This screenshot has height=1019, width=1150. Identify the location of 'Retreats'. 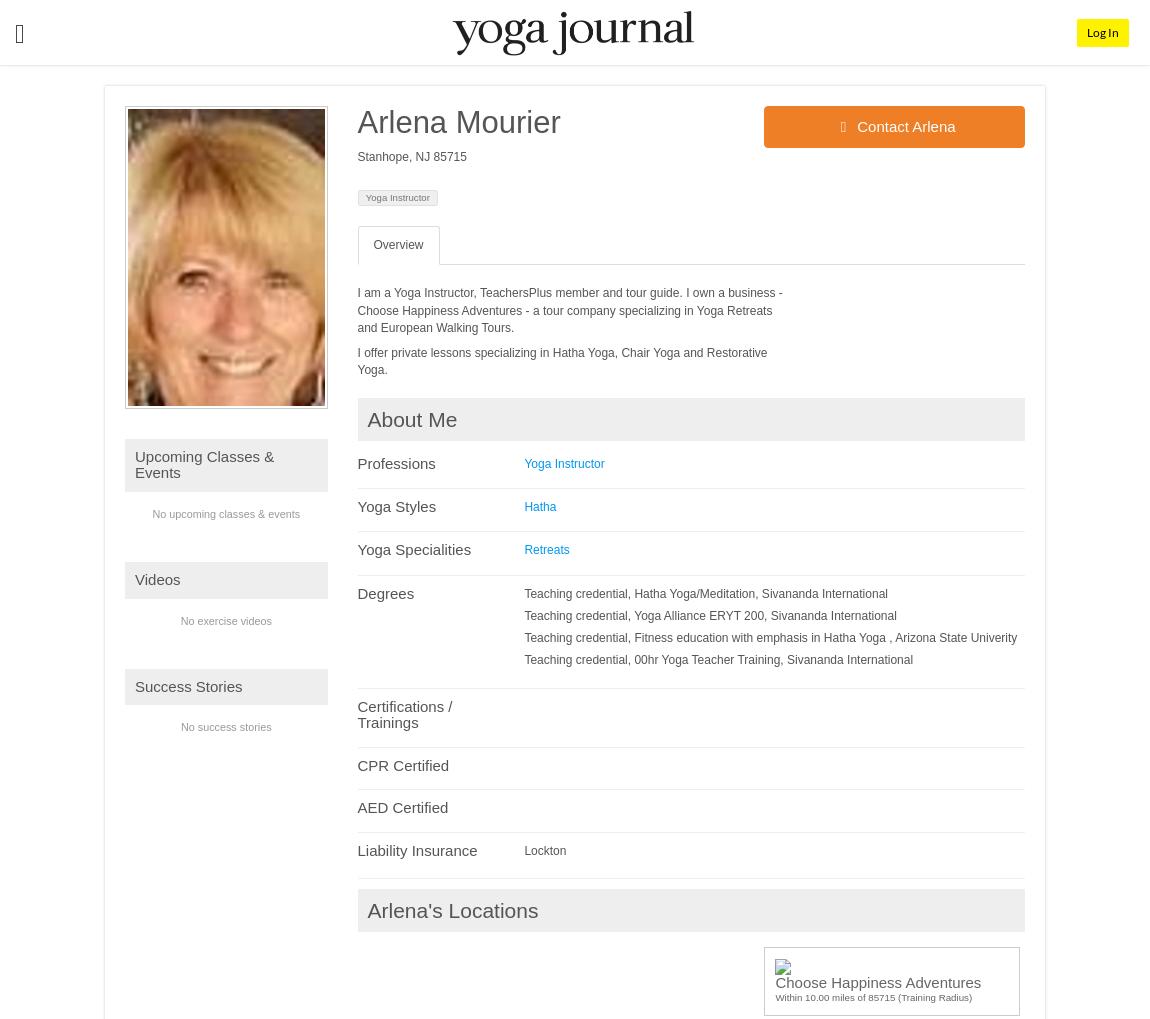
(546, 549).